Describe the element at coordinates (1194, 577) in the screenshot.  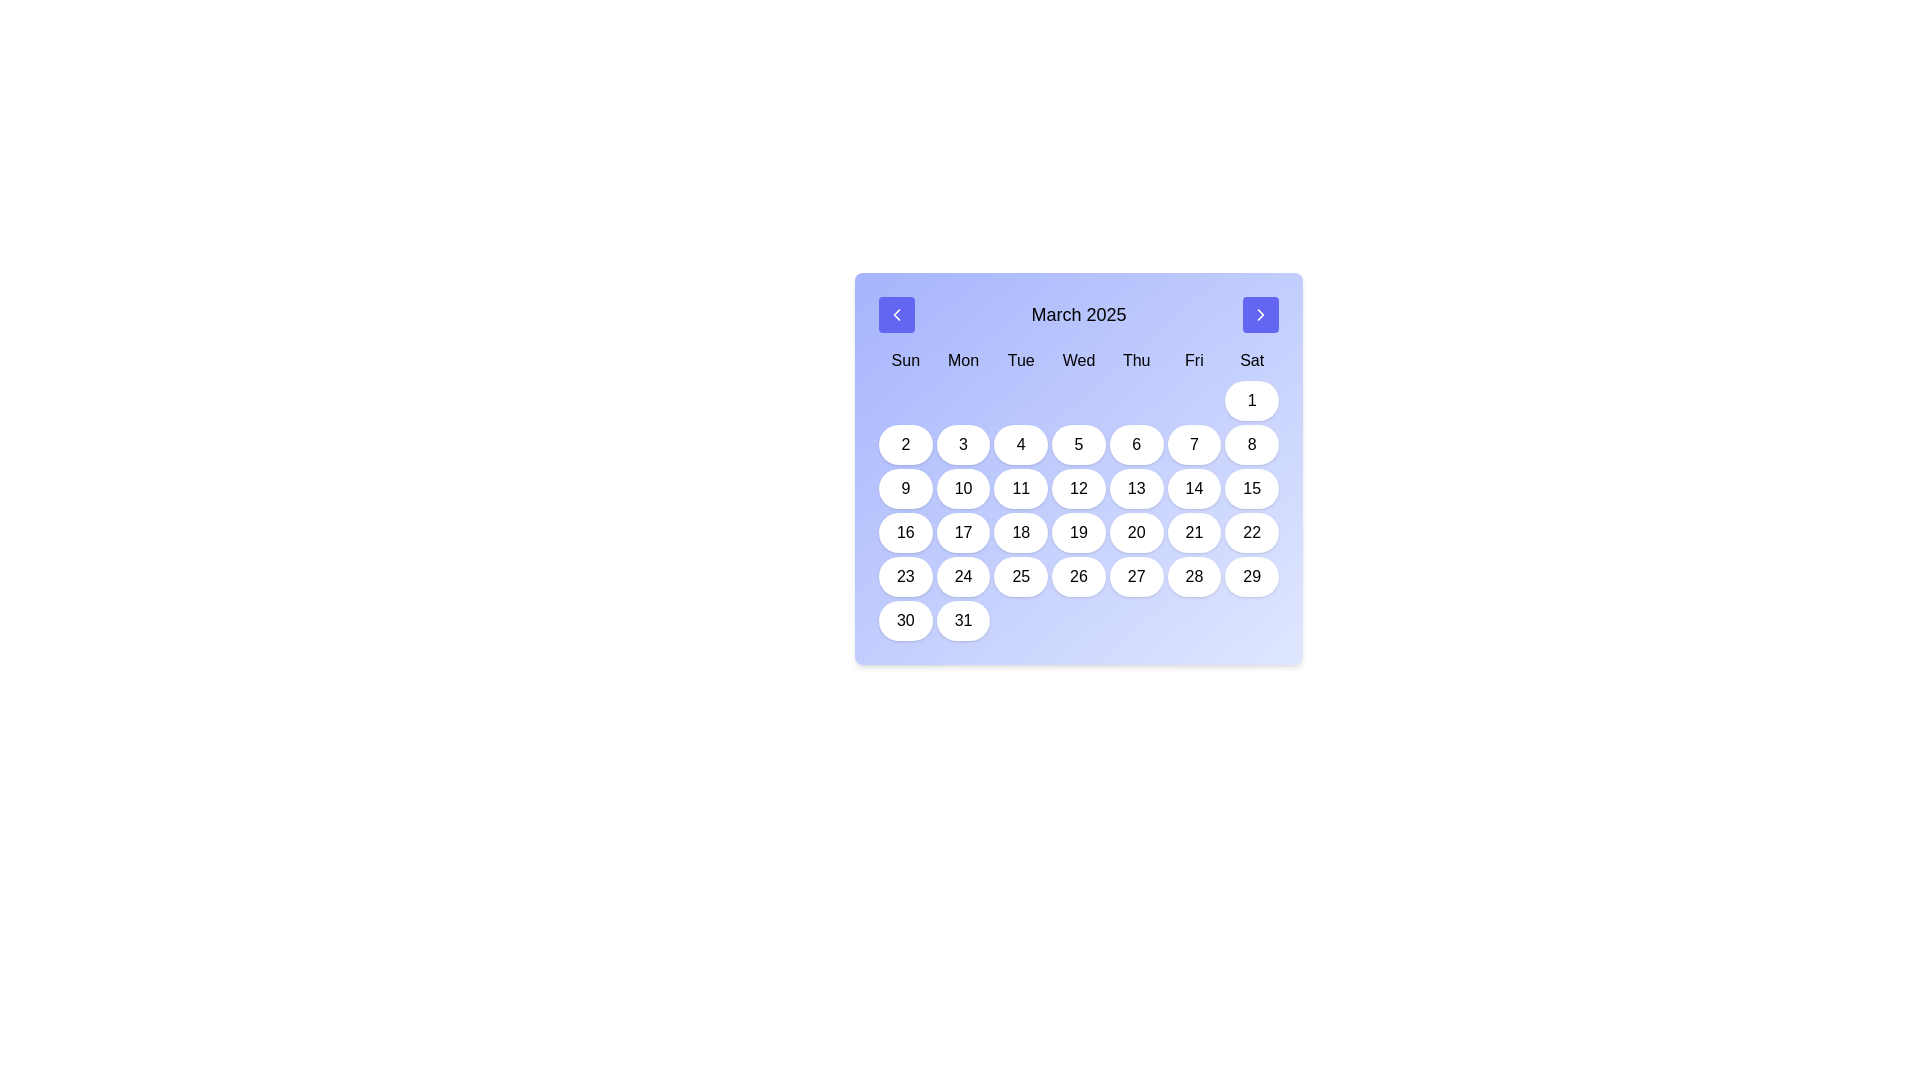
I see `the circular button with a white background showing the number '28' in black text, located in the bottom-right area of the calendar grid` at that location.